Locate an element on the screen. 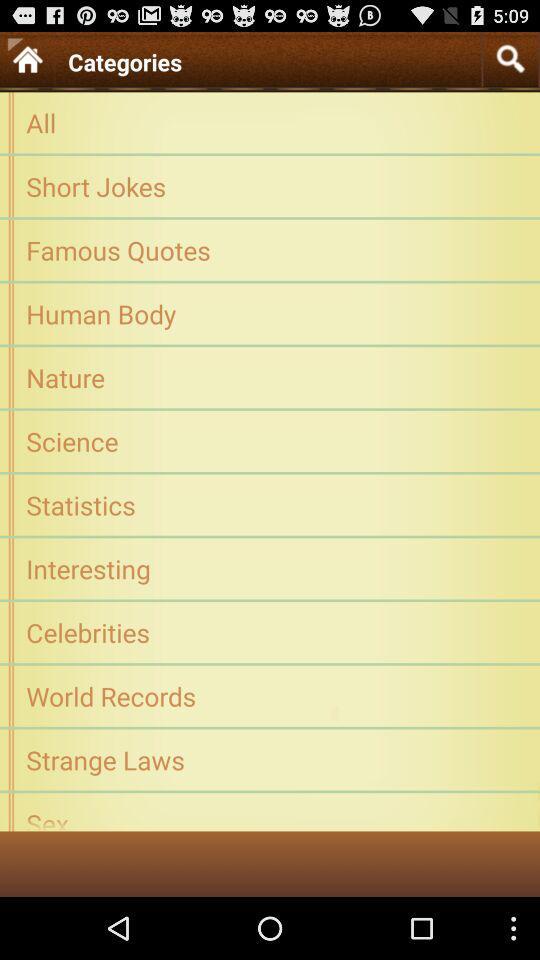 The image size is (540, 960). the icon next to the categories icon is located at coordinates (510, 58).